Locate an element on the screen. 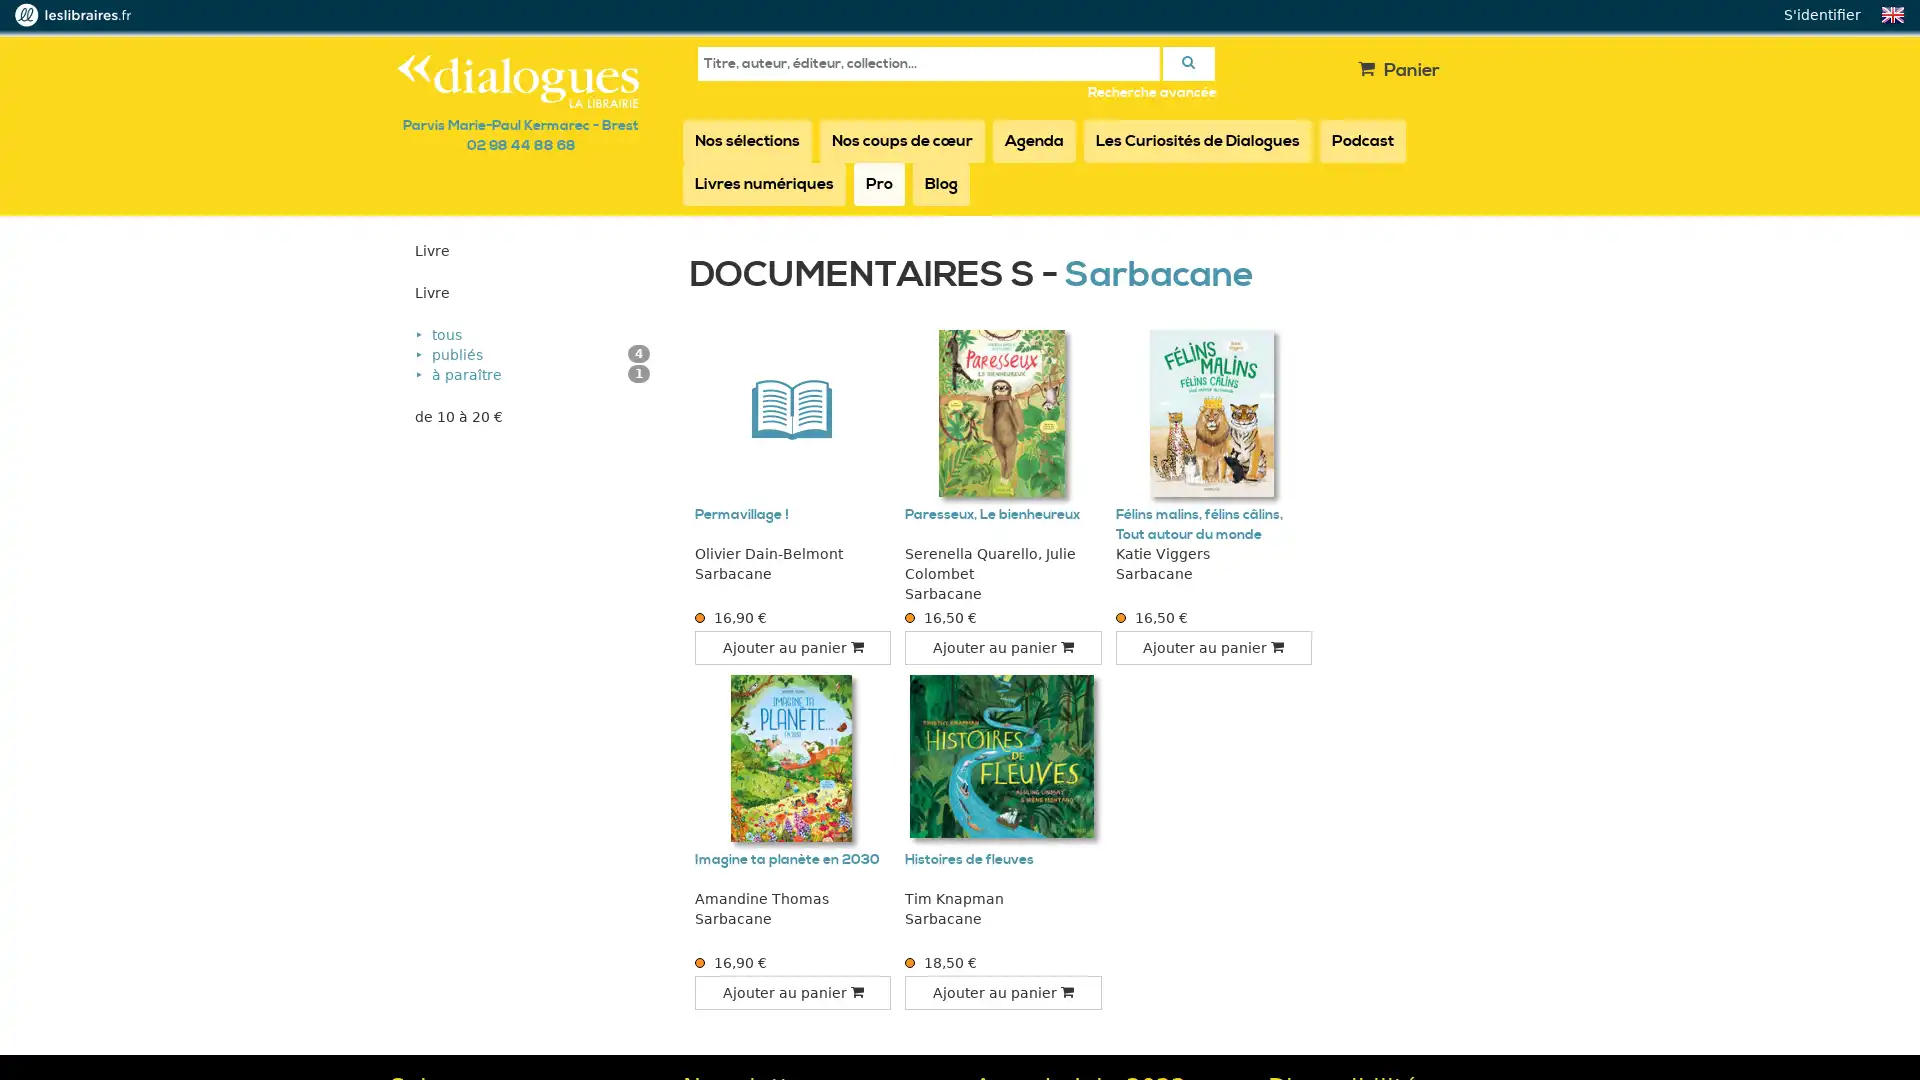  Ajouter au panier is located at coordinates (1003, 992).